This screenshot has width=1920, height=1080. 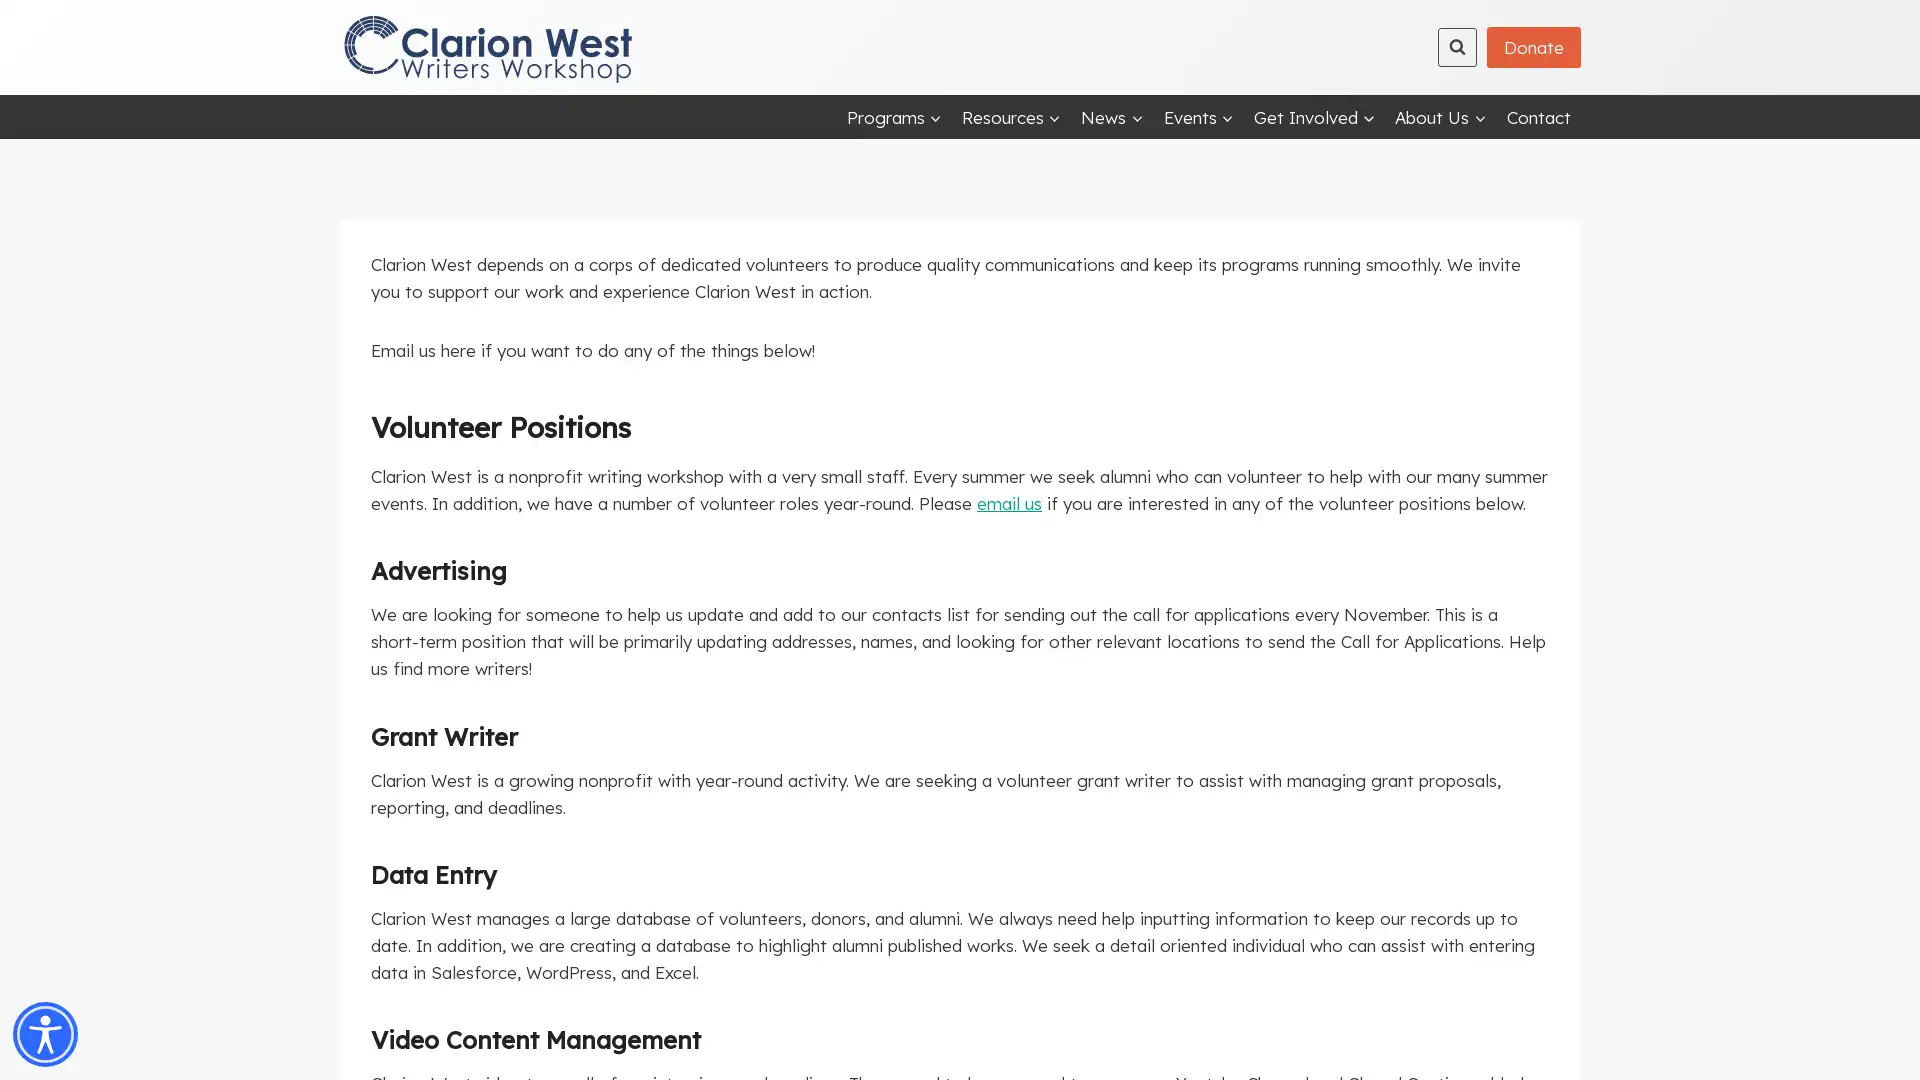 What do you see at coordinates (1440, 116) in the screenshot?
I see `Expand child menu` at bounding box center [1440, 116].